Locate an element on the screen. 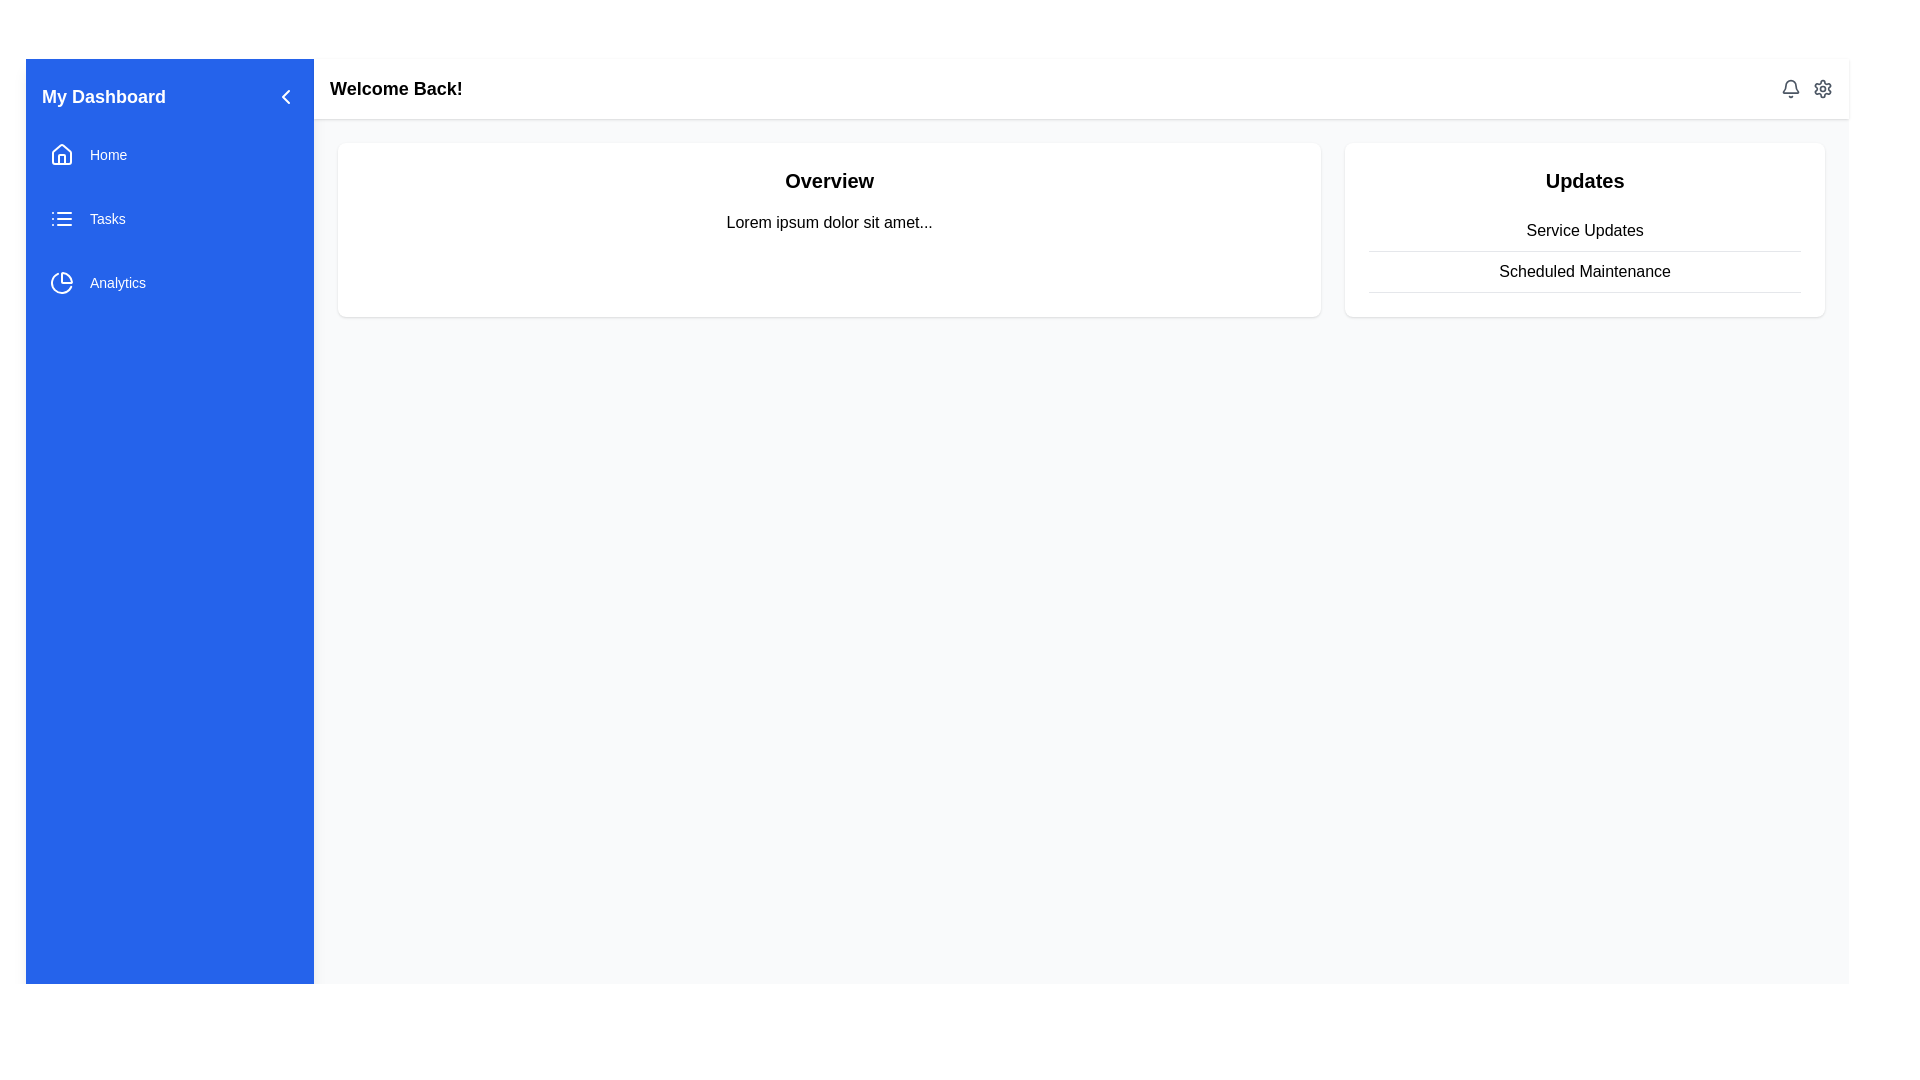 The height and width of the screenshot is (1080, 1920). the bell icon in the notification and settings control located at the top right corner of the header section is located at coordinates (1806, 87).